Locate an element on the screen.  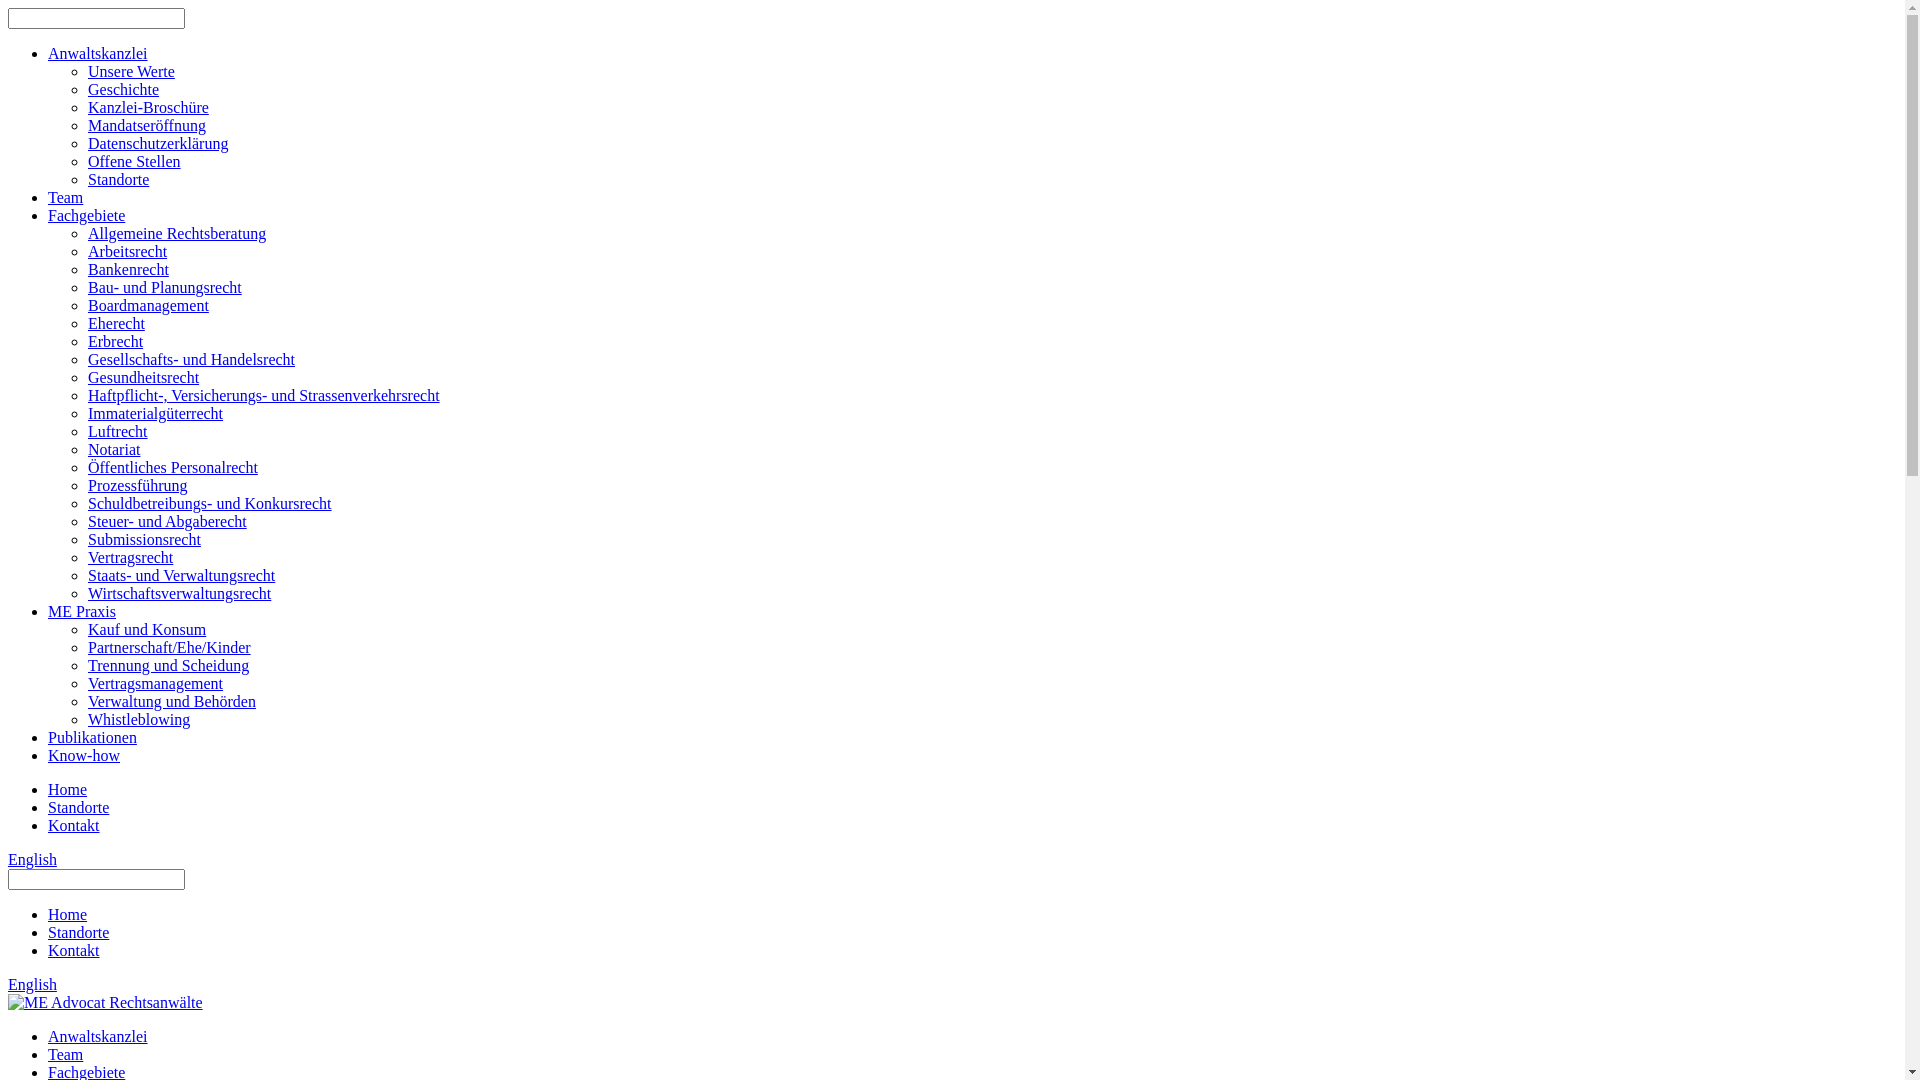
'Standorte' is located at coordinates (117, 178).